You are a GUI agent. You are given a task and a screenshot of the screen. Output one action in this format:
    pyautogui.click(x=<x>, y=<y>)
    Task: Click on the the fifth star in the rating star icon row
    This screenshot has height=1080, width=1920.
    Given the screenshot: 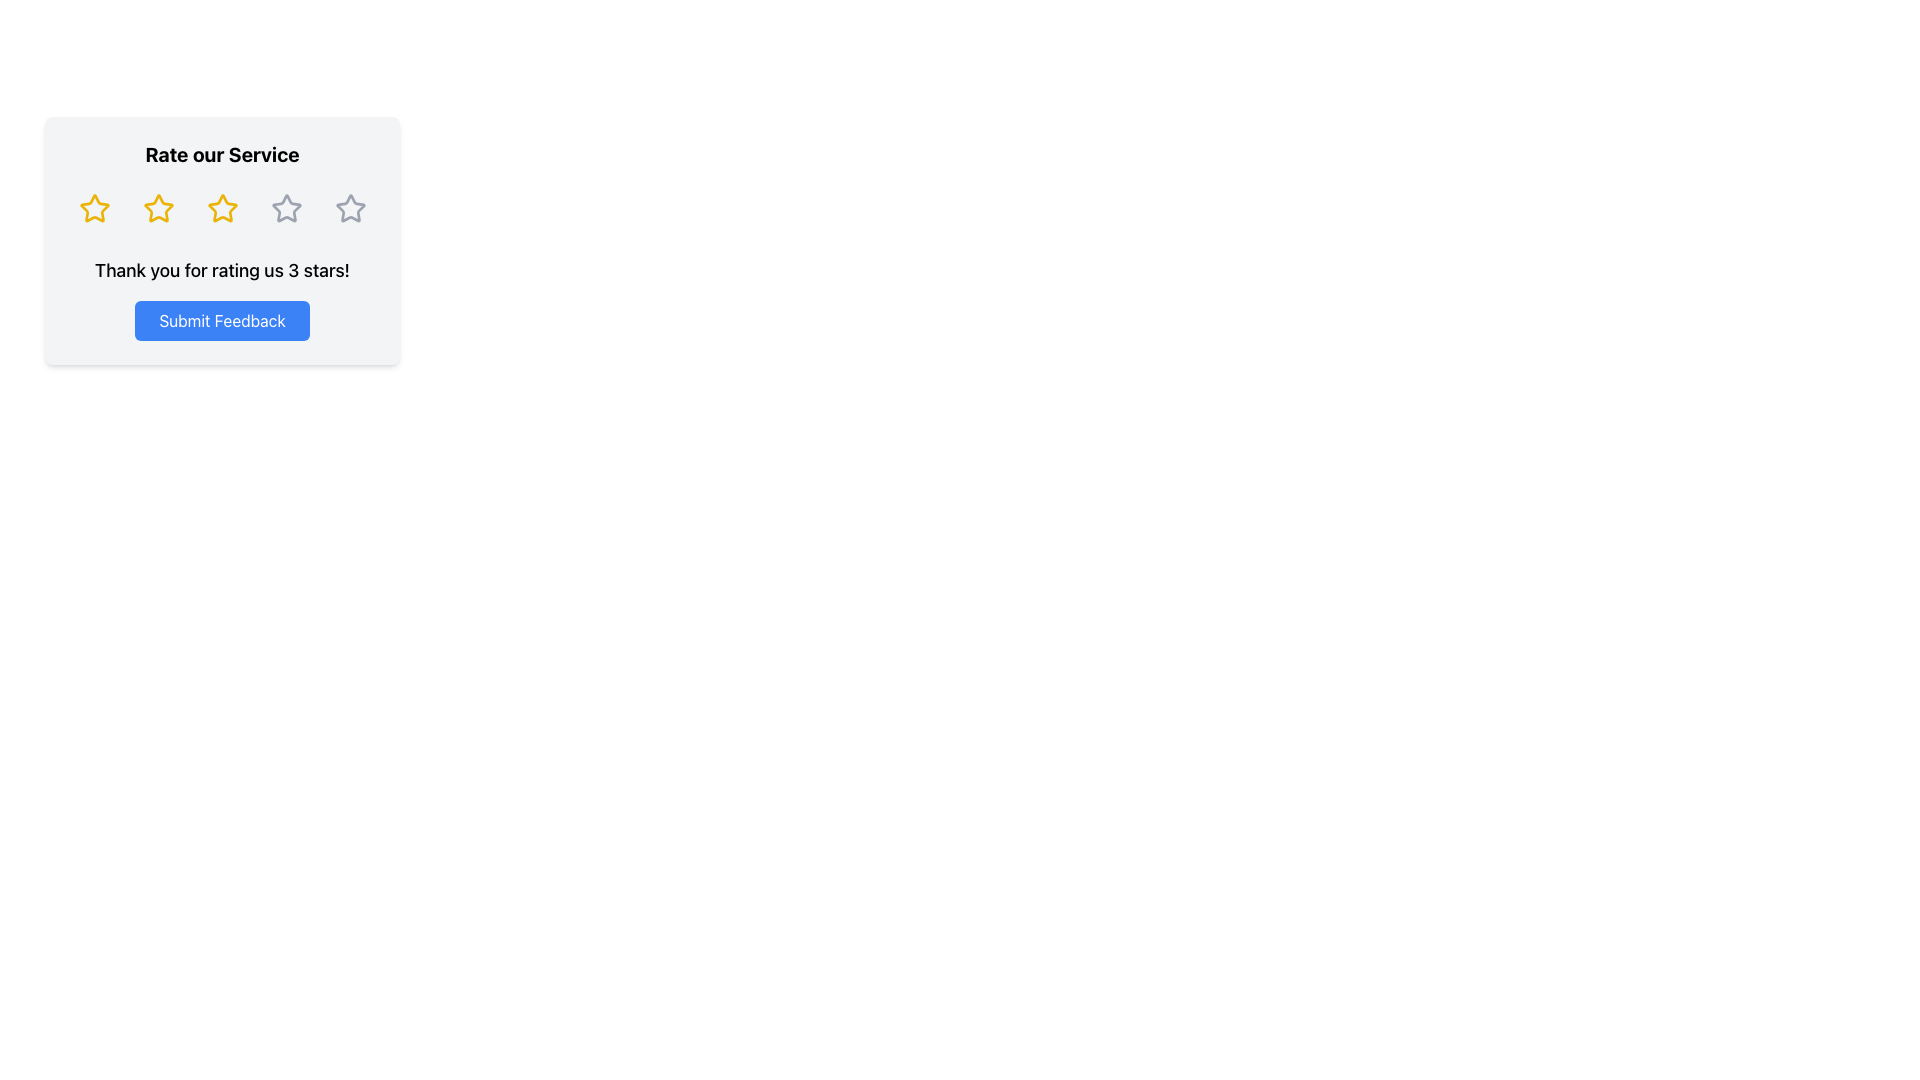 What is the action you would take?
    pyautogui.click(x=350, y=208)
    